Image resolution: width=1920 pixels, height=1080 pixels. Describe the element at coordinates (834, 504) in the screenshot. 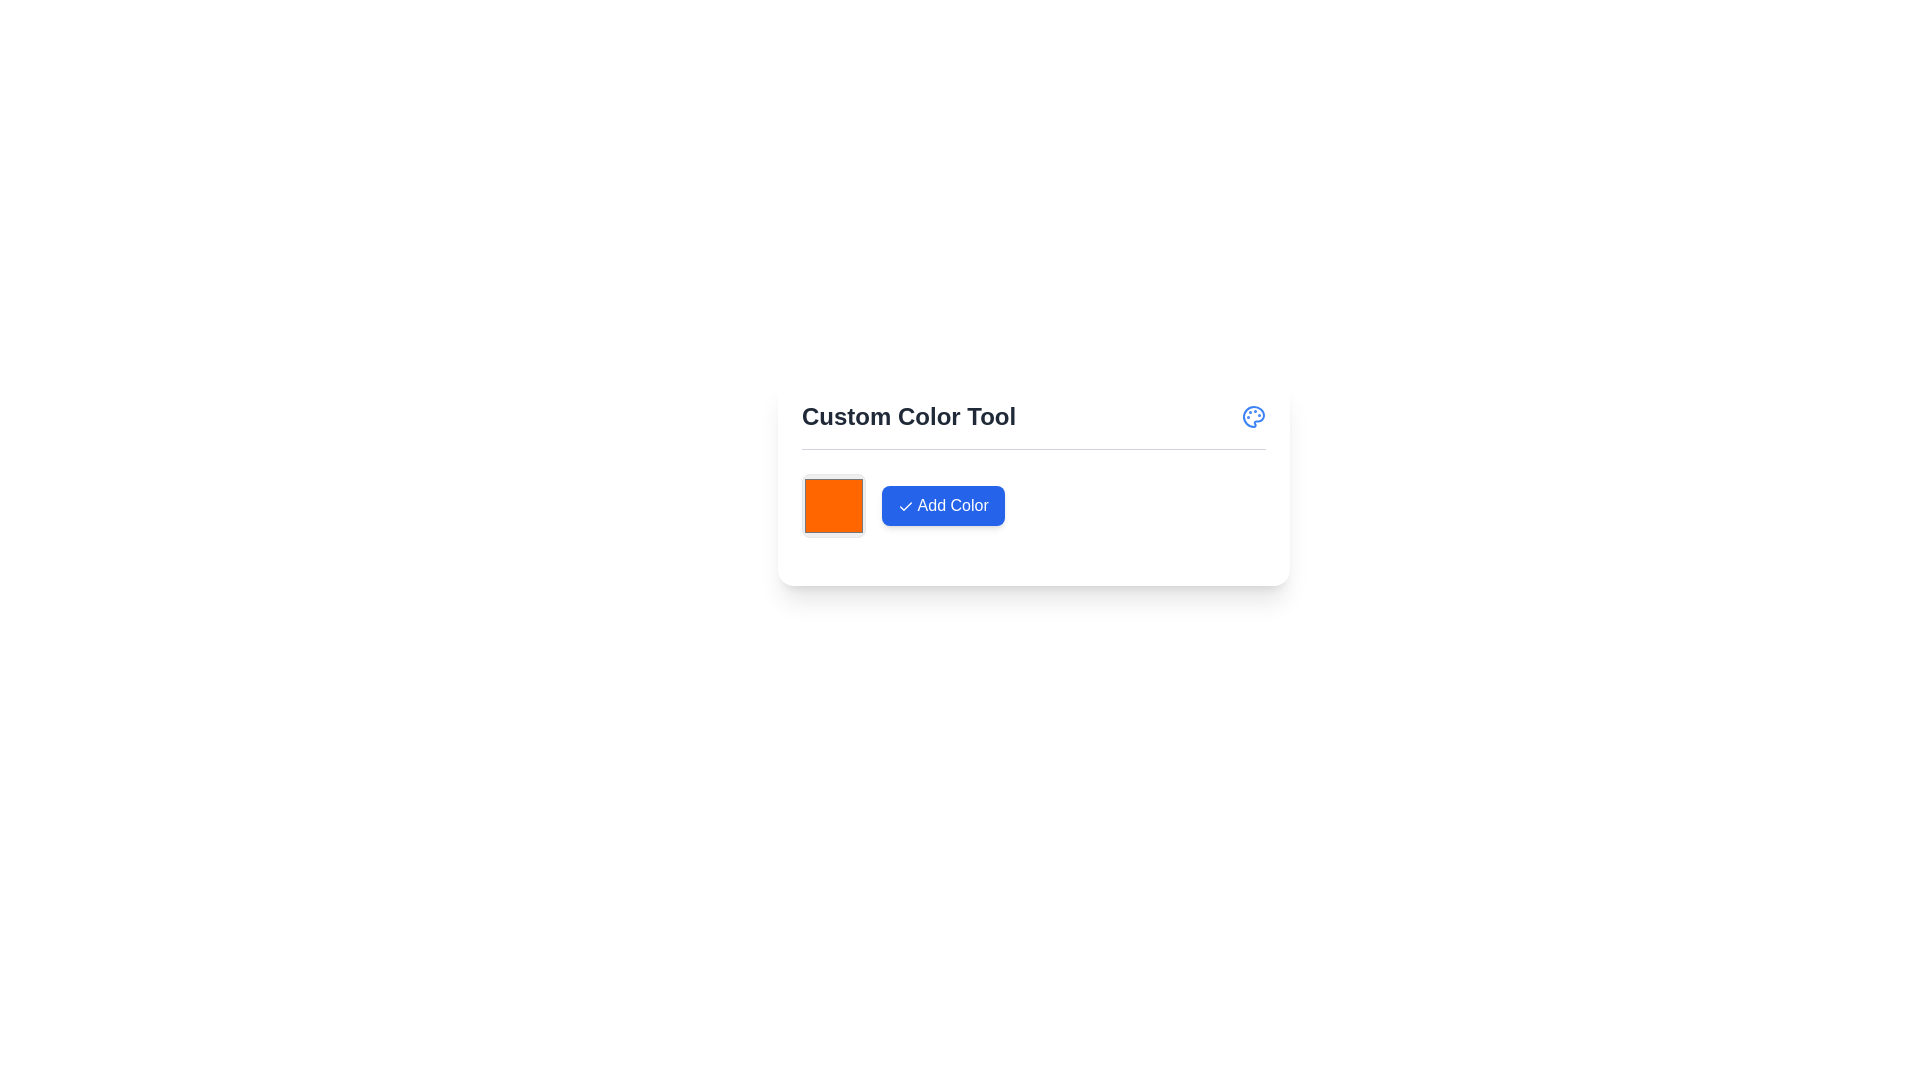

I see `the square-shaped color picker with a solid orange color and a bordered, rounded outline` at that location.